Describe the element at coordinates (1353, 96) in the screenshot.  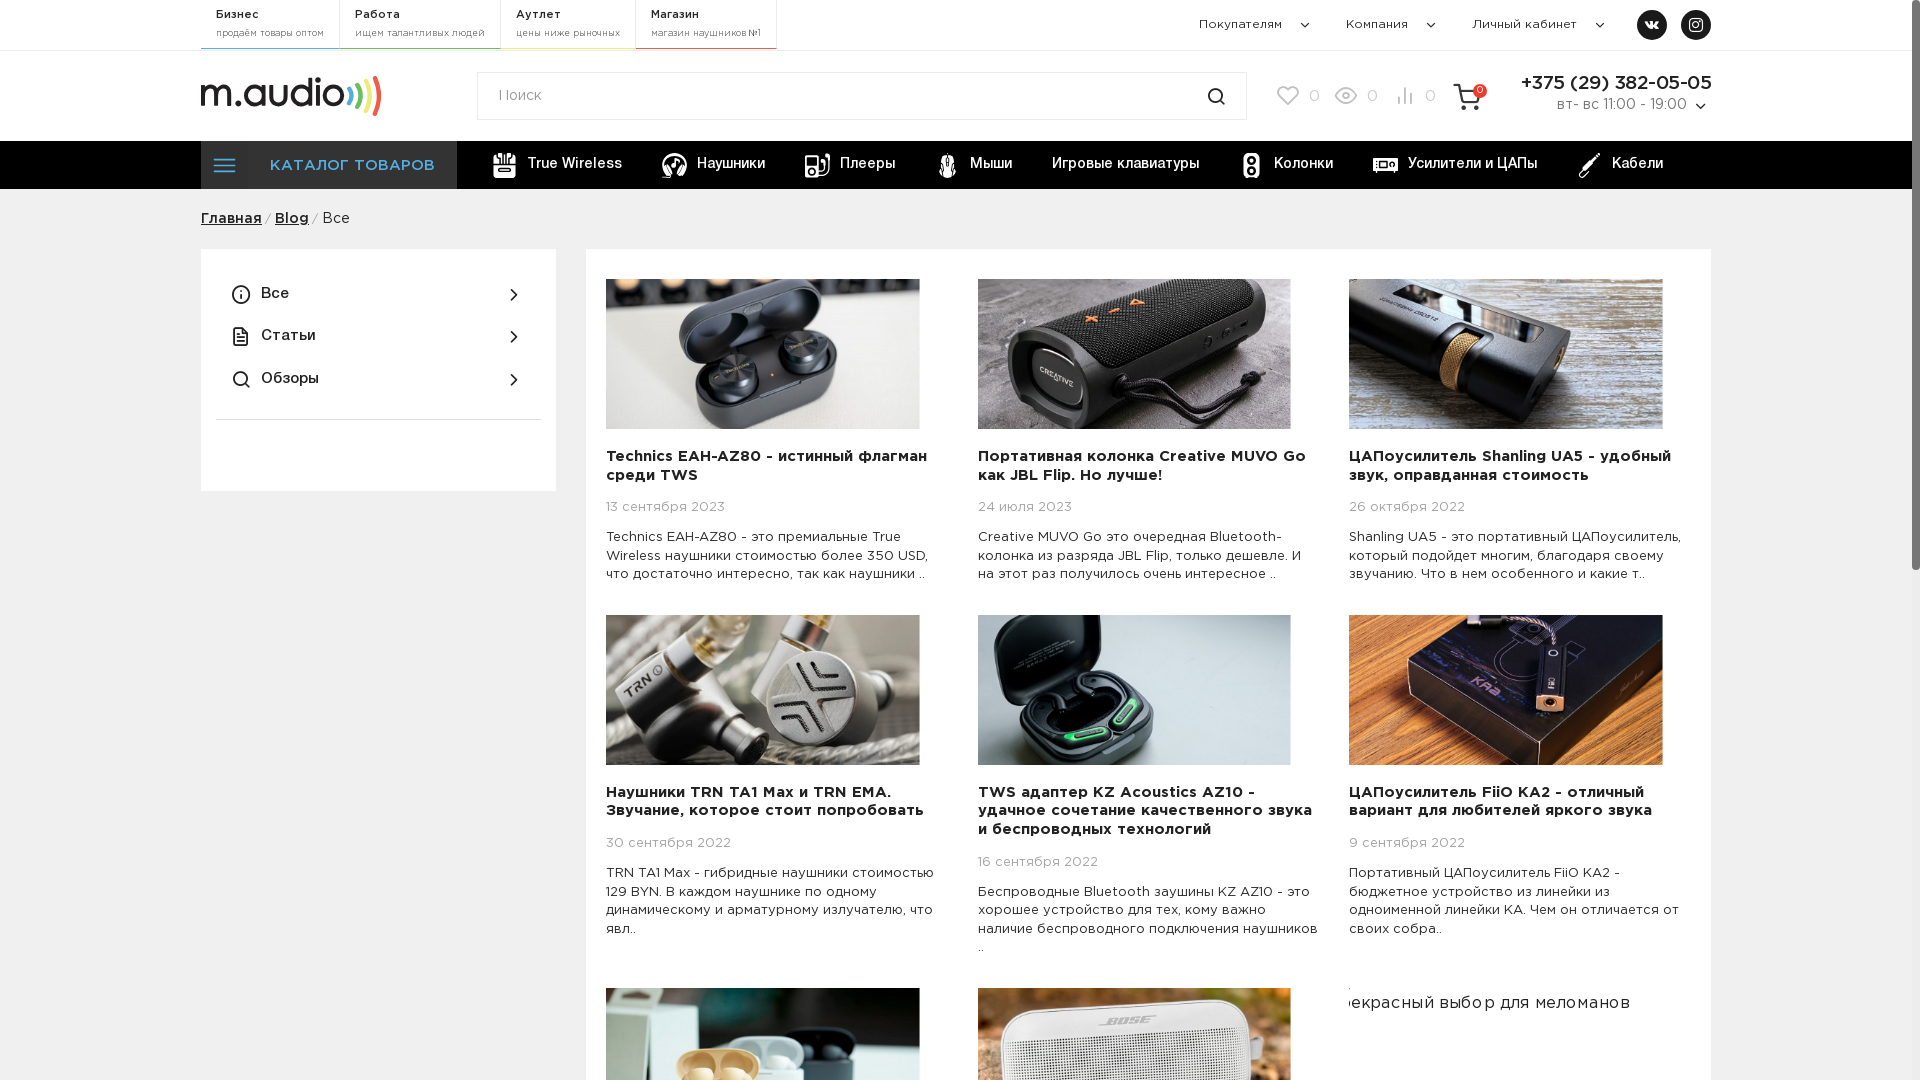
I see `'0'` at that location.